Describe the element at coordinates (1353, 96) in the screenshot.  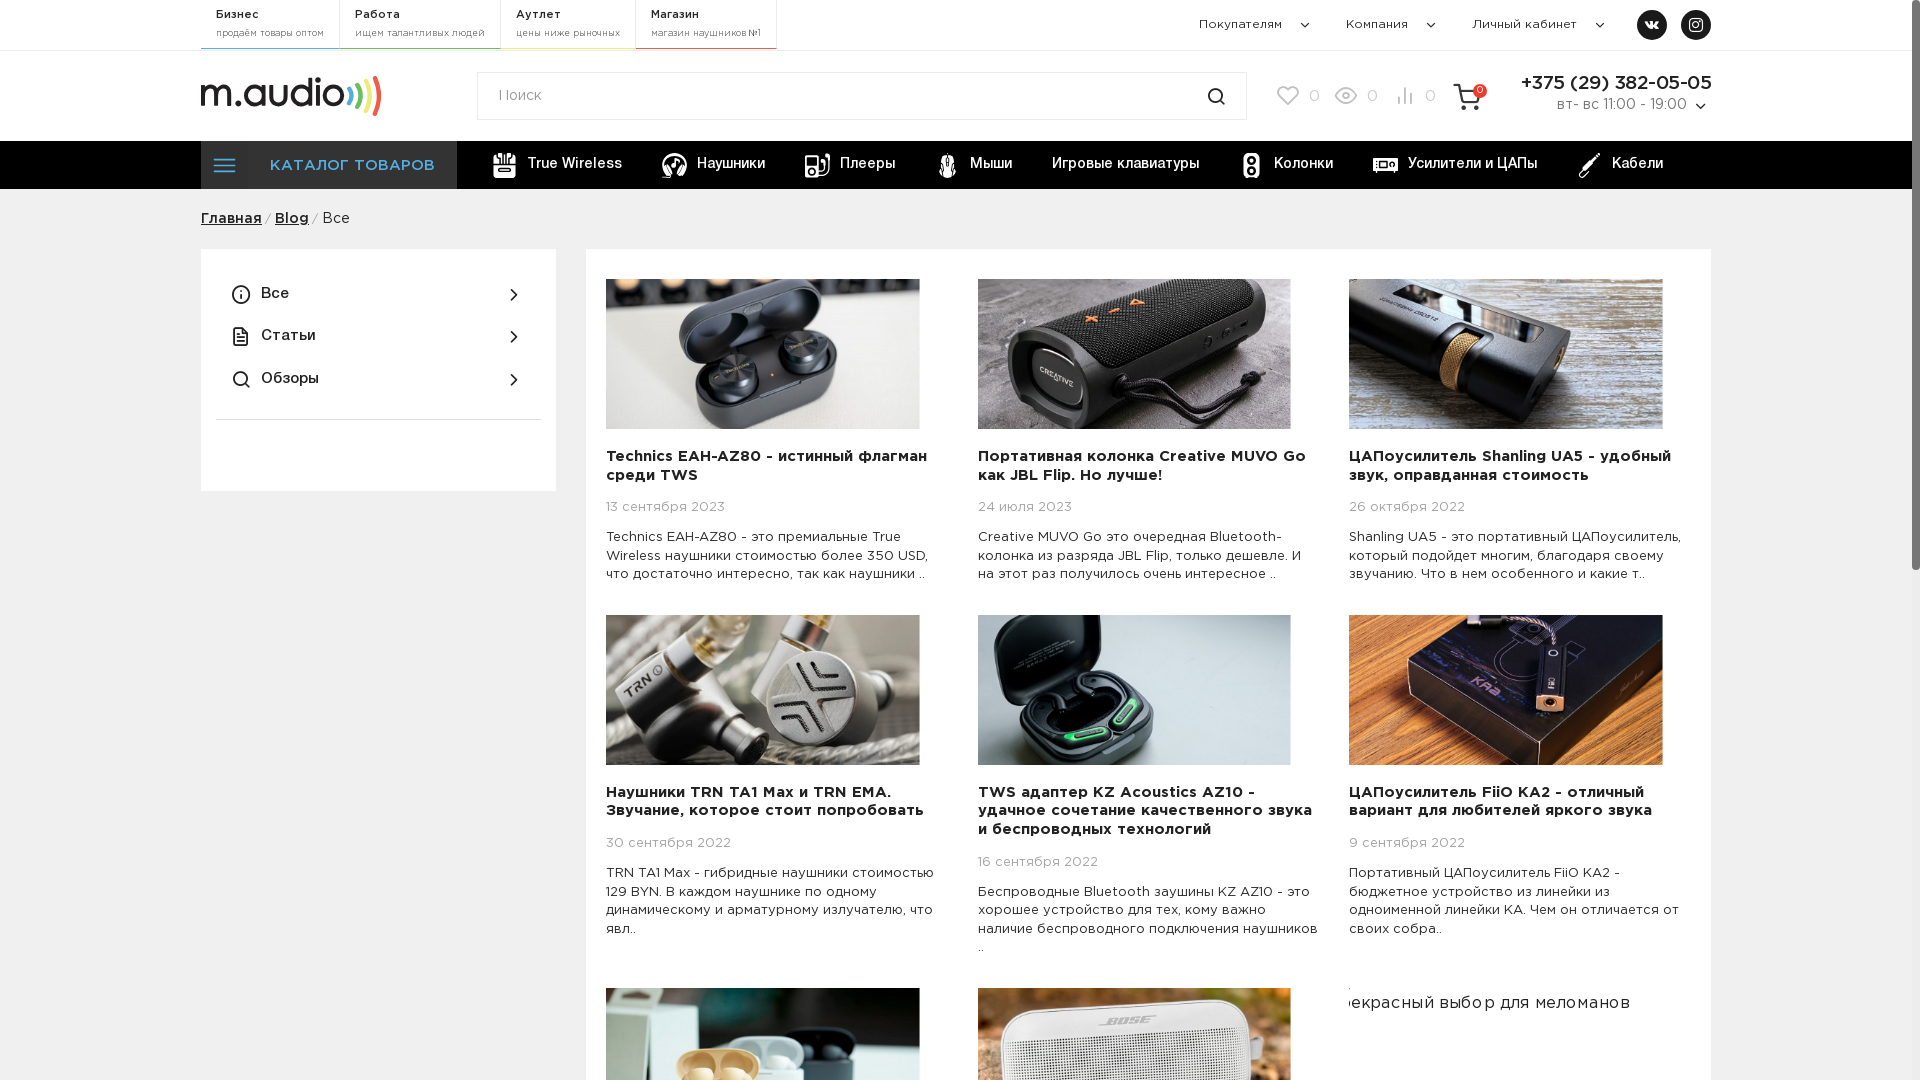
I see `'0'` at that location.